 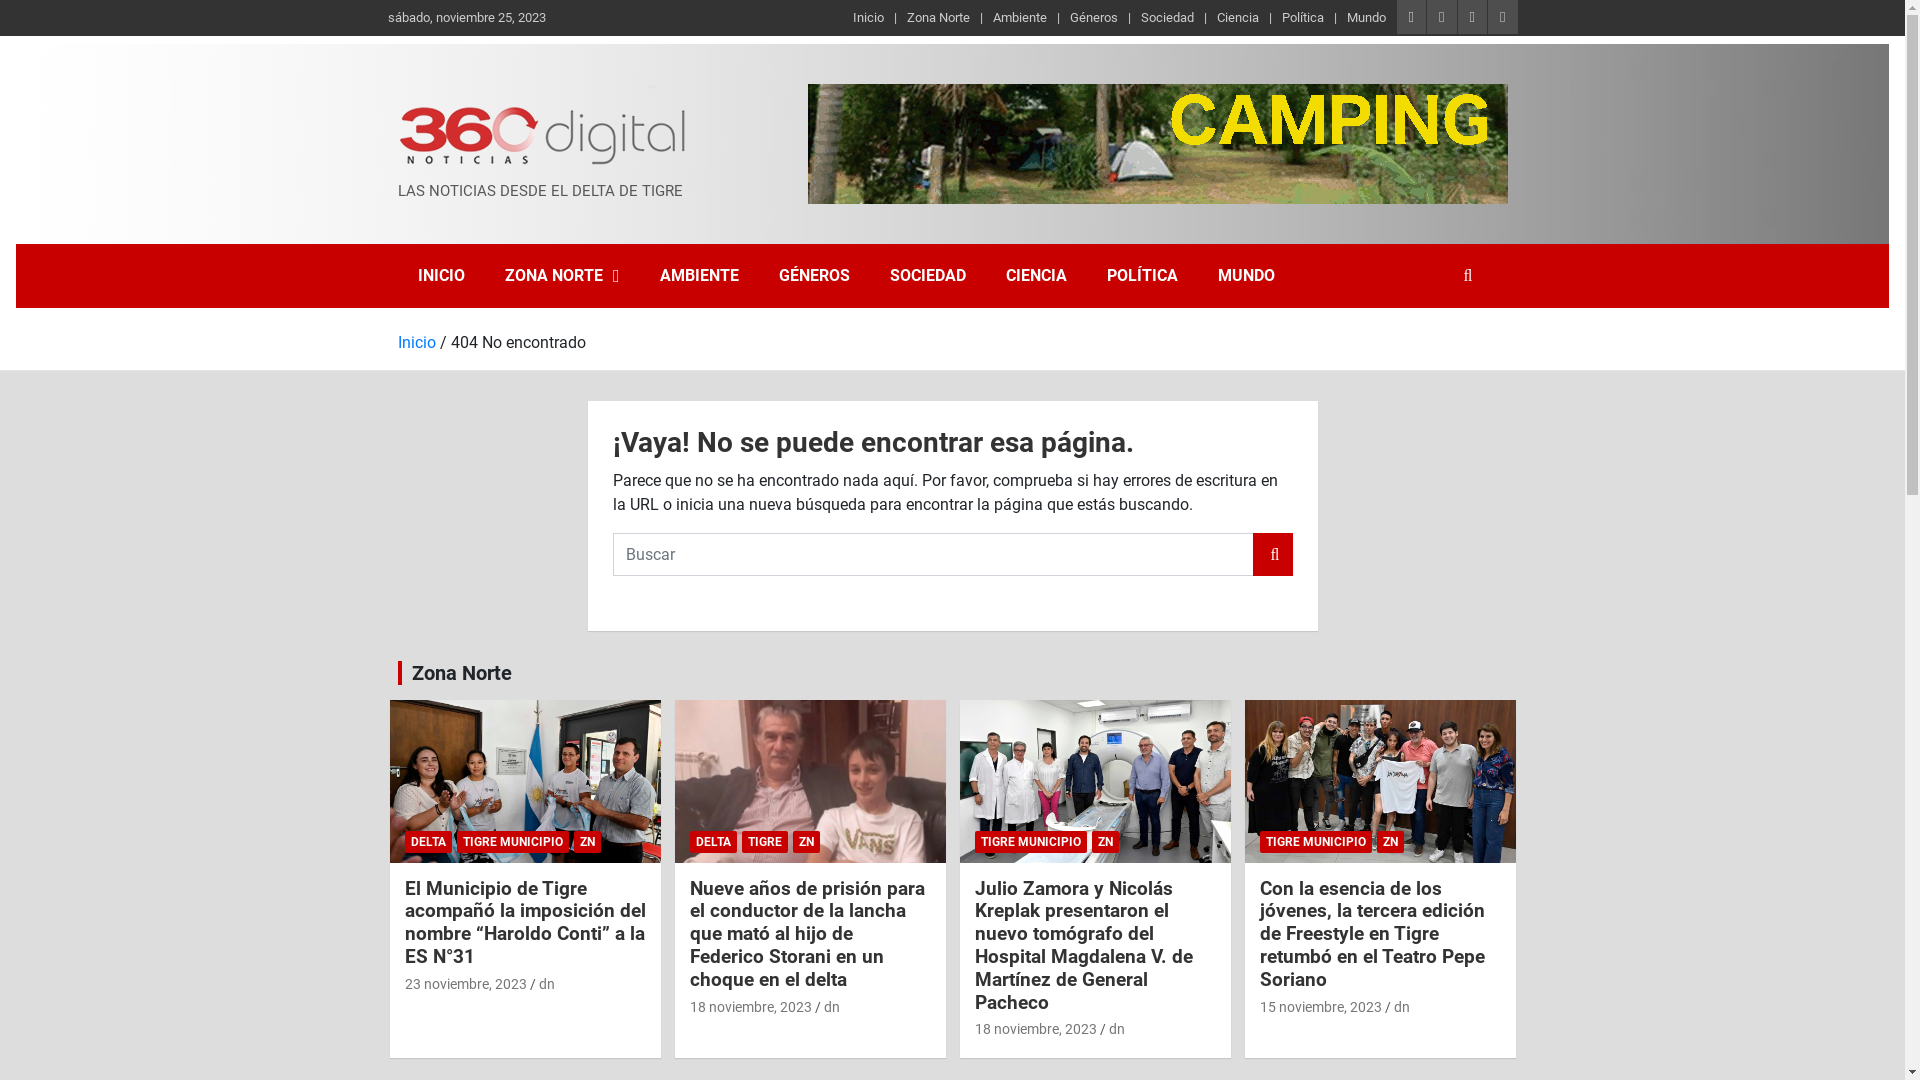 I want to click on 'Sociedad', so click(x=1167, y=18).